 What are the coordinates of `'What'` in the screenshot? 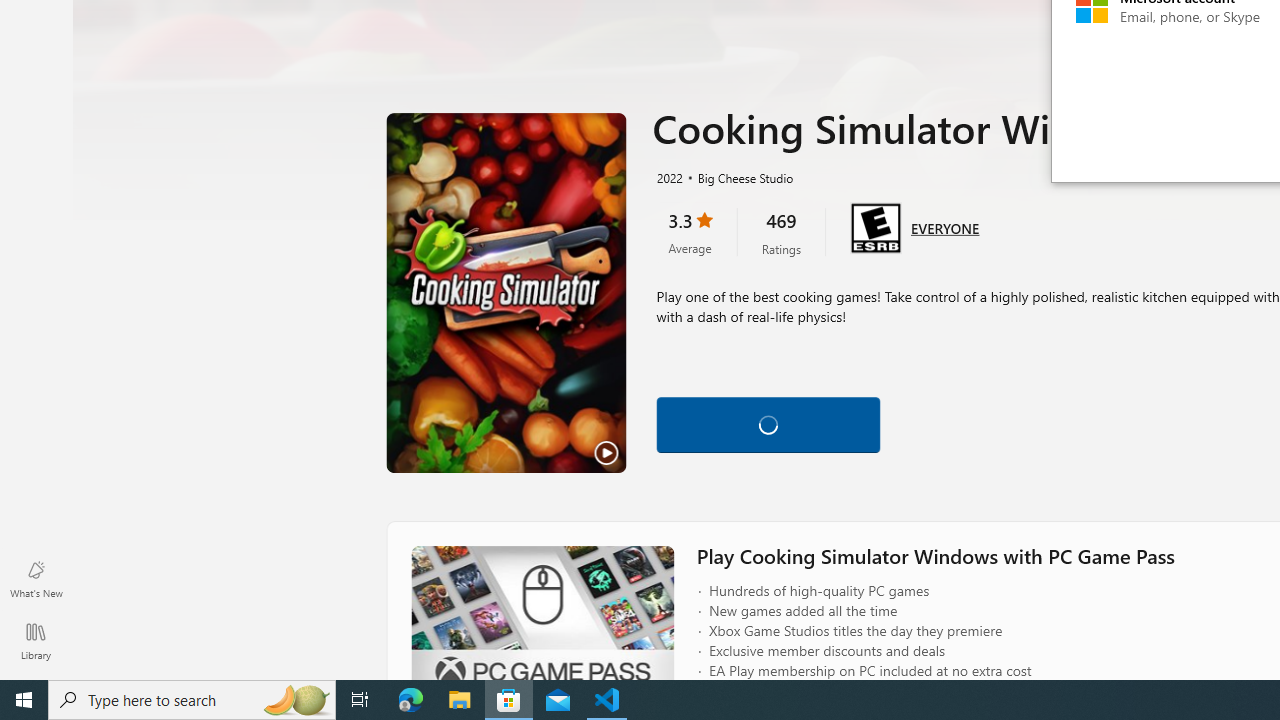 It's located at (35, 578).